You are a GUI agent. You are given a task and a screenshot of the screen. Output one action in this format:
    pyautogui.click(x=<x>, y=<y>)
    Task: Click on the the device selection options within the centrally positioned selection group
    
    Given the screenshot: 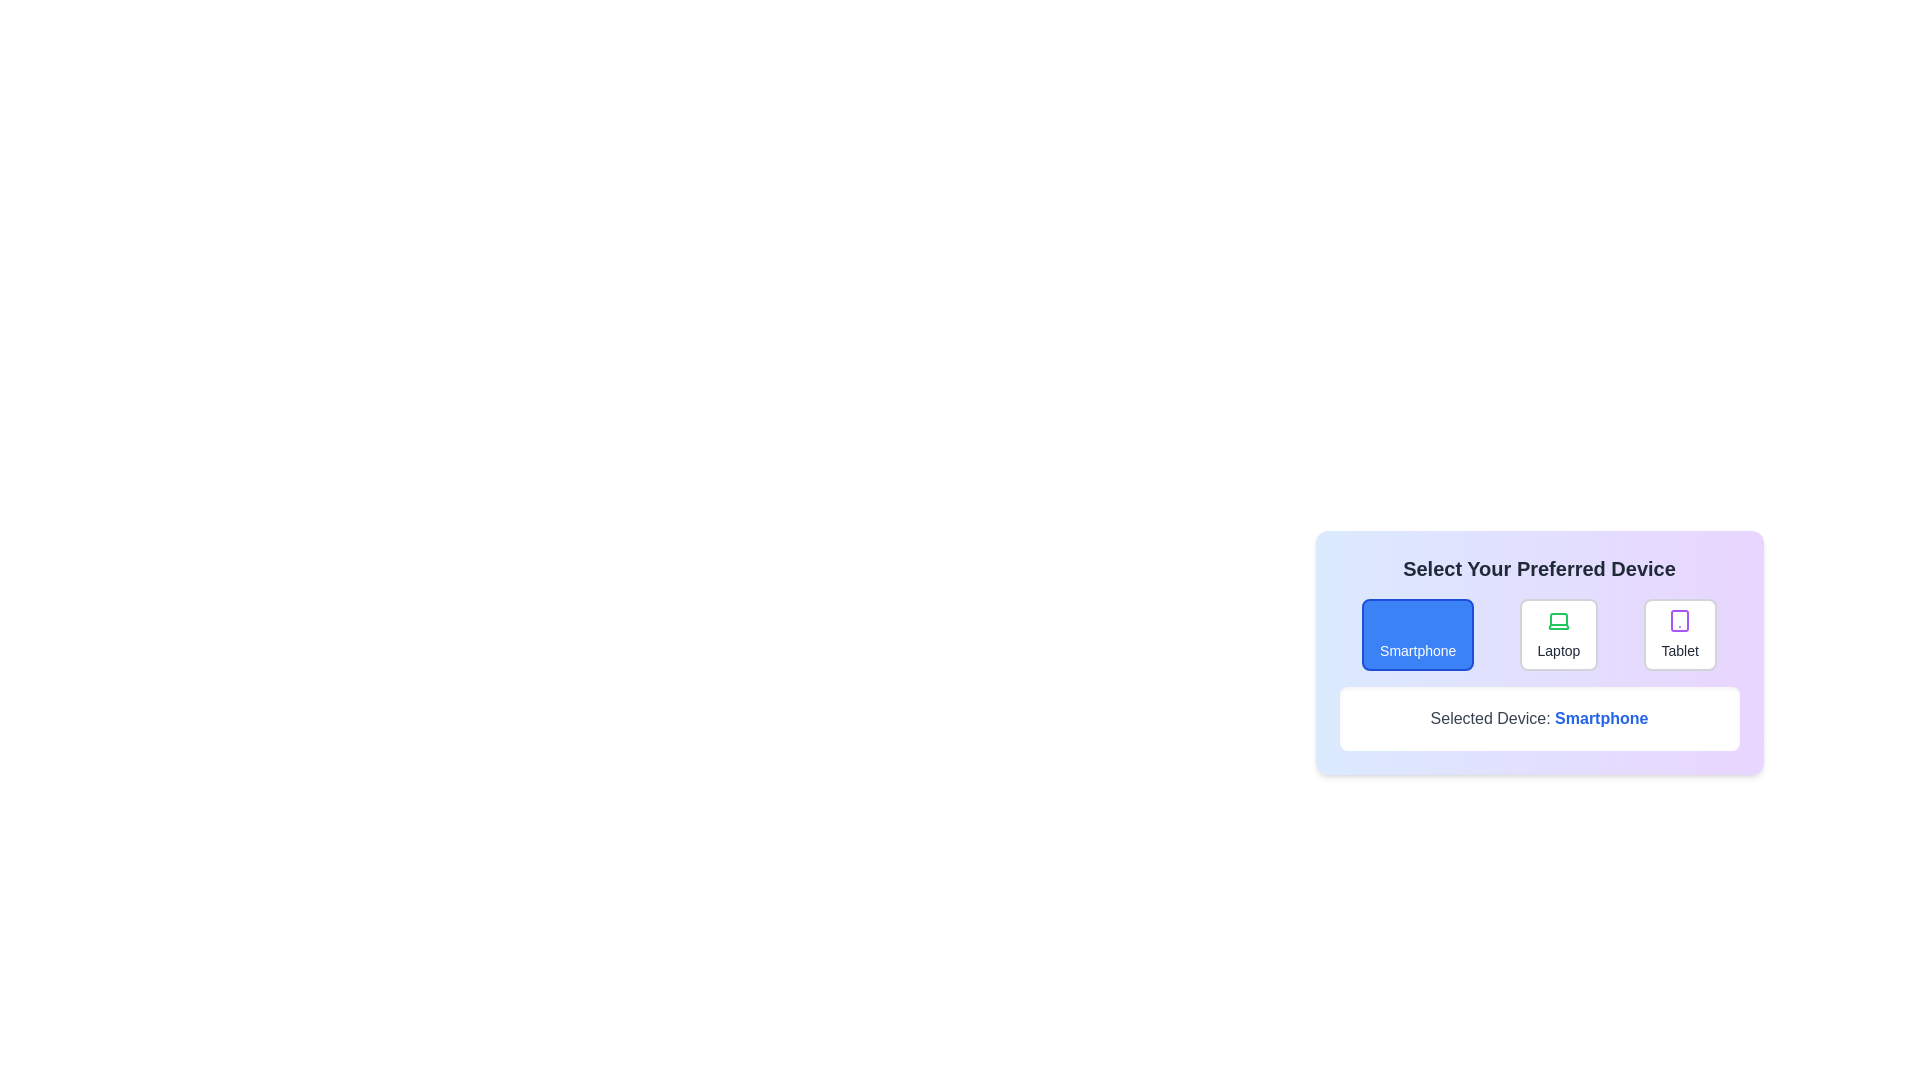 What is the action you would take?
    pyautogui.click(x=1538, y=652)
    